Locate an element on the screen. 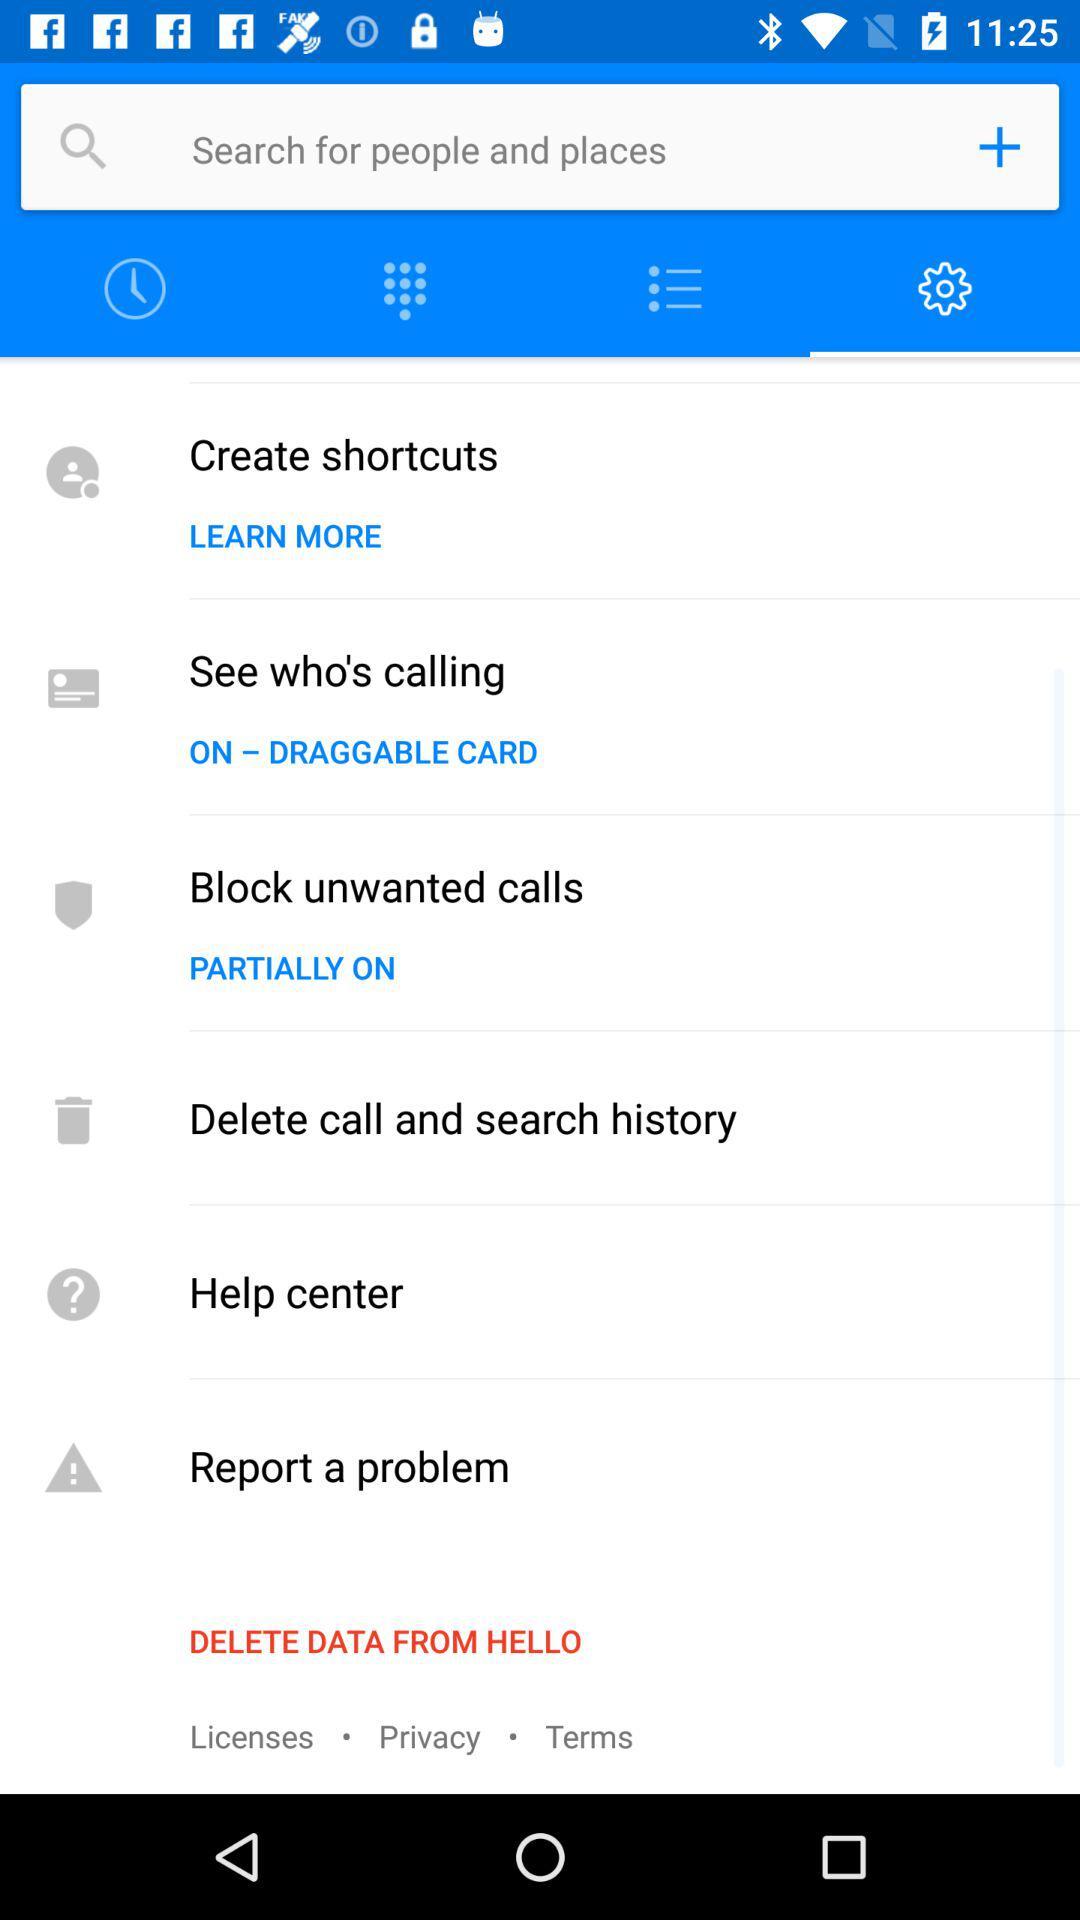  switch to main category menu is located at coordinates (675, 288).